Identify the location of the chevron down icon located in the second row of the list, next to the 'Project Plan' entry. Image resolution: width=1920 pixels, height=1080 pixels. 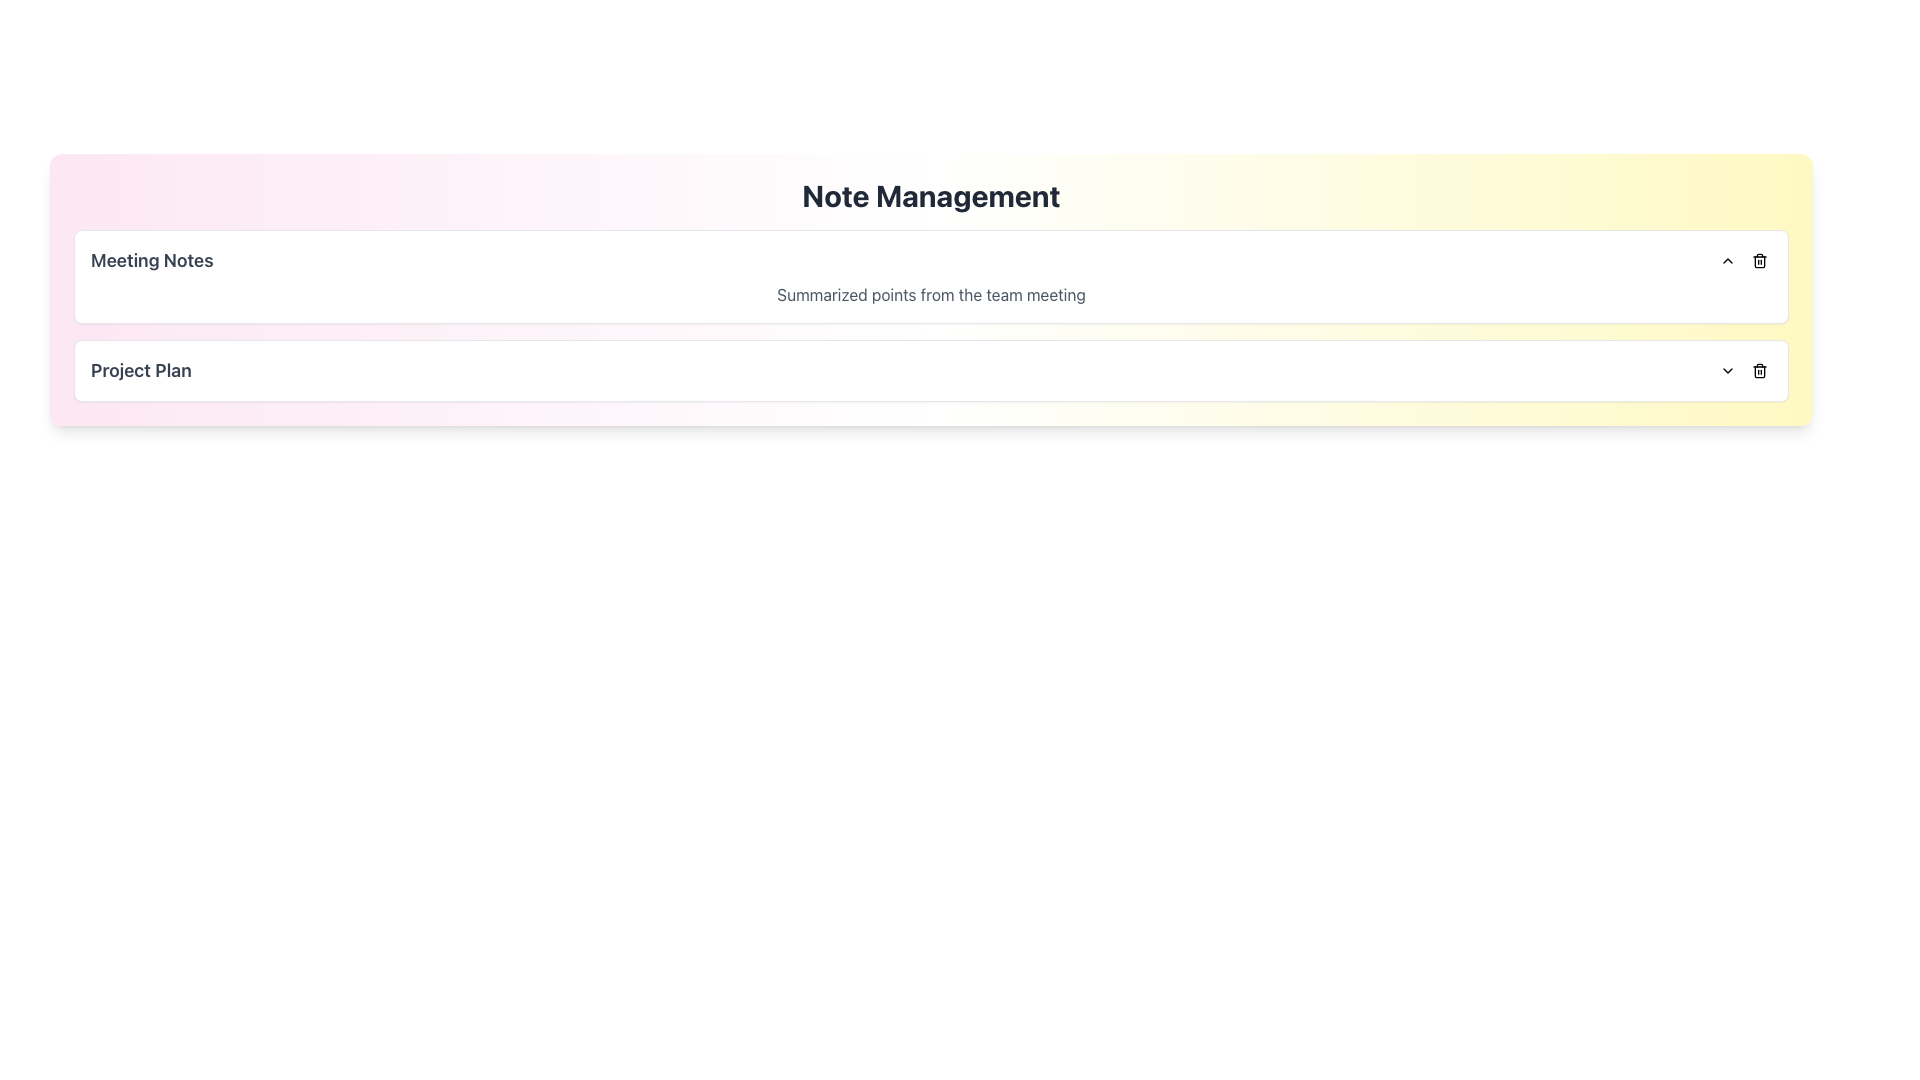
(1727, 370).